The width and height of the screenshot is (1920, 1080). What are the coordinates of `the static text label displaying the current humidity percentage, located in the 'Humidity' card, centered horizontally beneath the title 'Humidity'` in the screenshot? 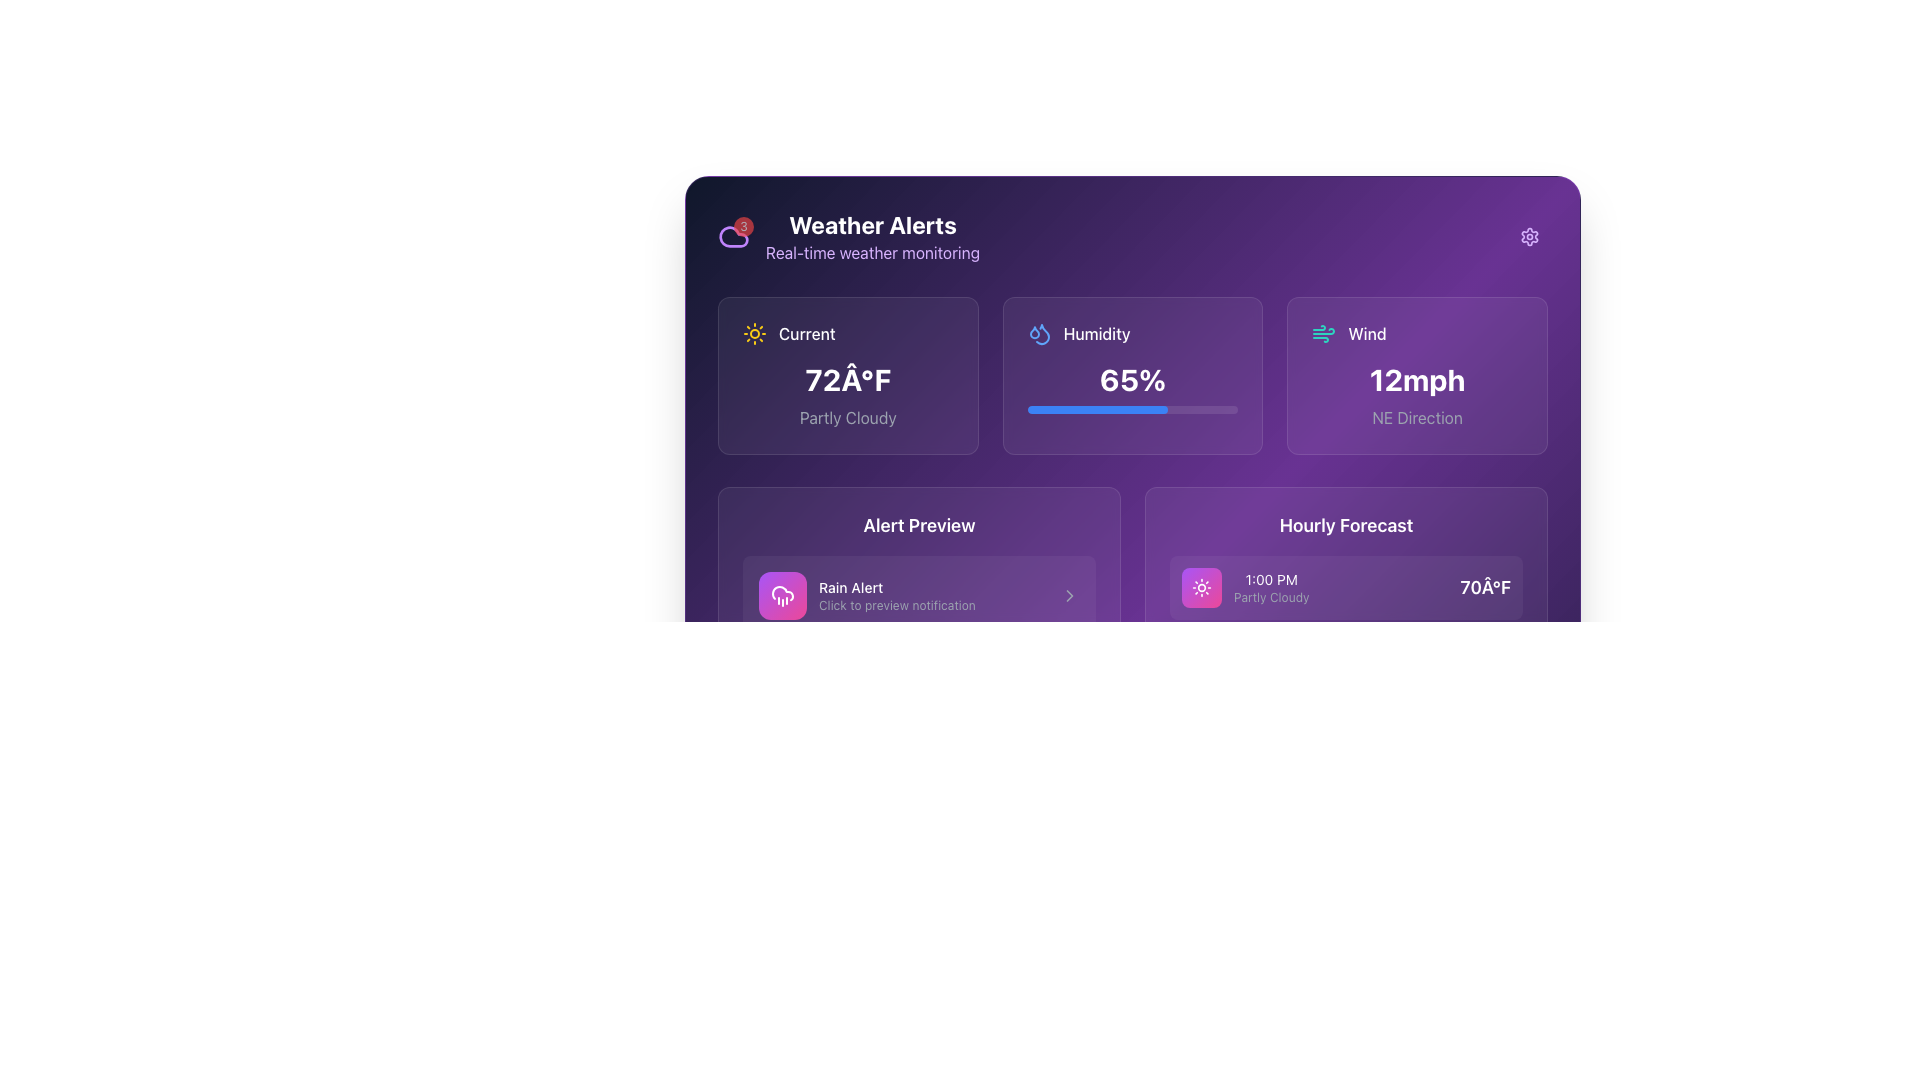 It's located at (1132, 380).